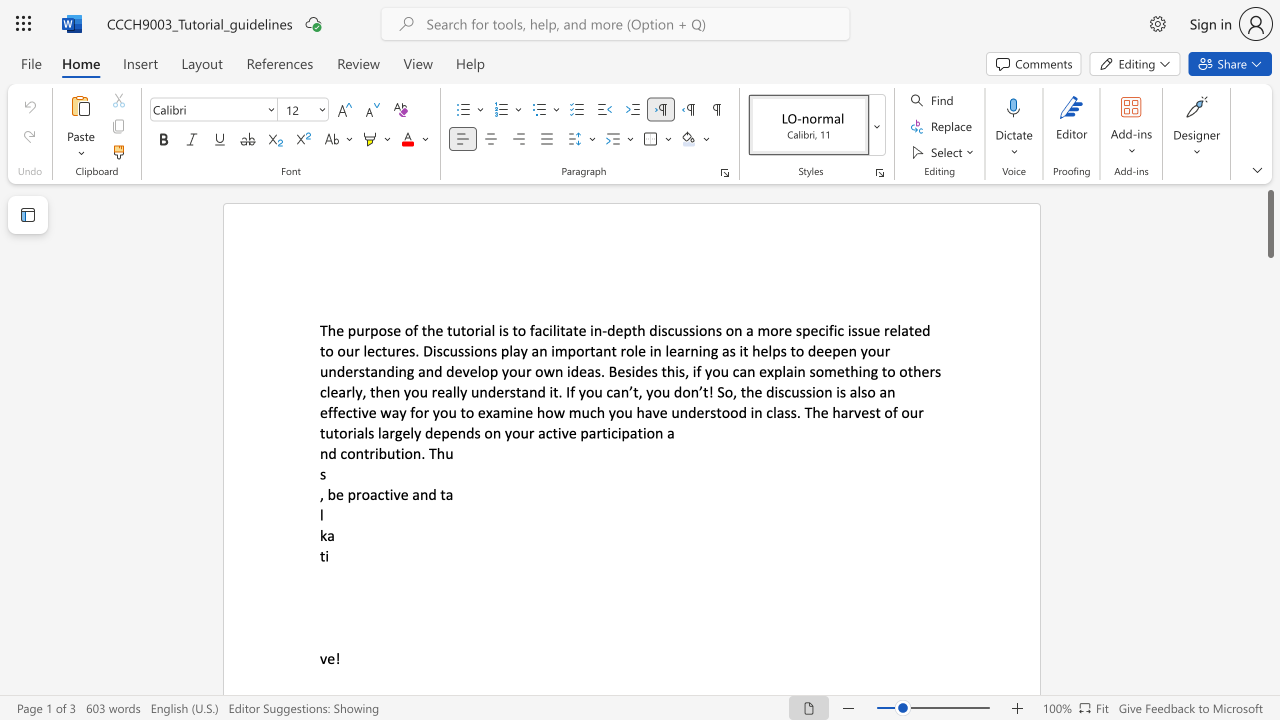 The width and height of the screenshot is (1280, 720). Describe the element at coordinates (1269, 370) in the screenshot. I see `the scrollbar to move the page downward` at that location.